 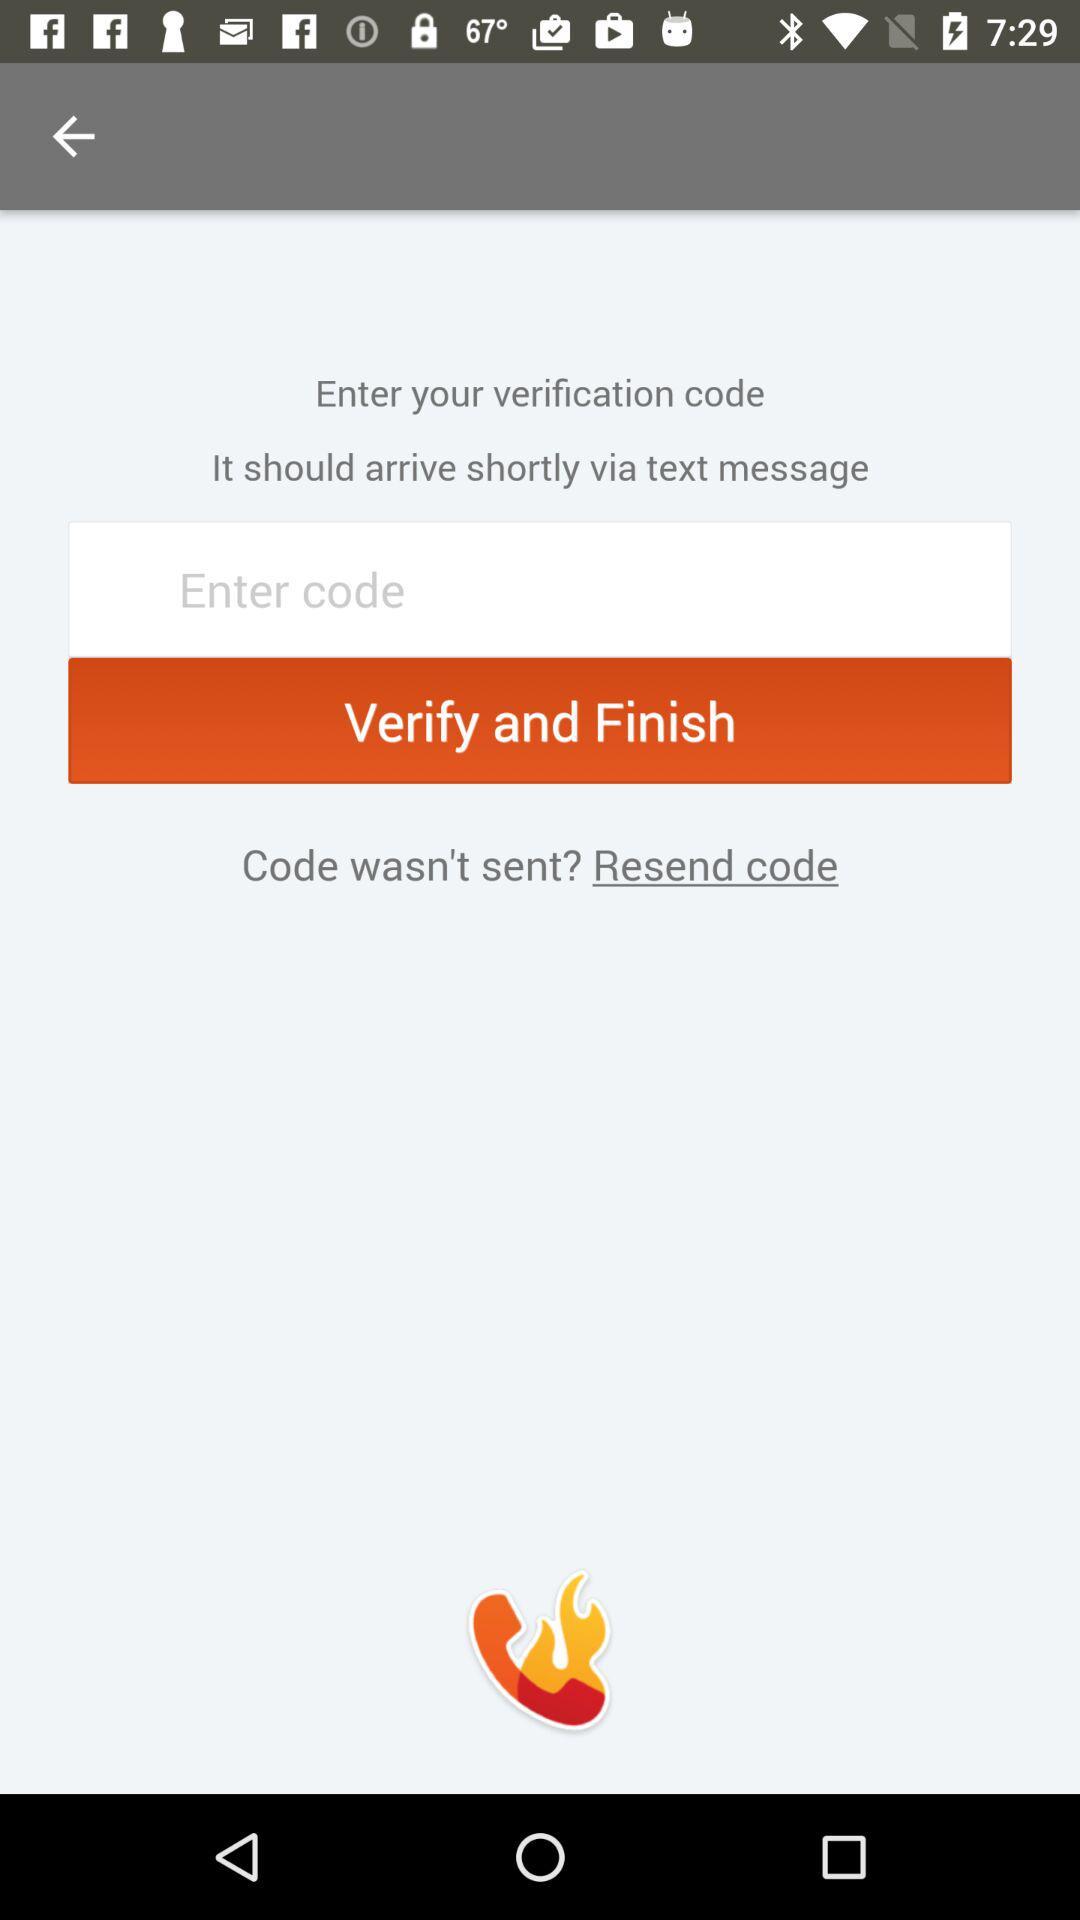 What do you see at coordinates (72, 135) in the screenshot?
I see `icon at the top left corner` at bounding box center [72, 135].